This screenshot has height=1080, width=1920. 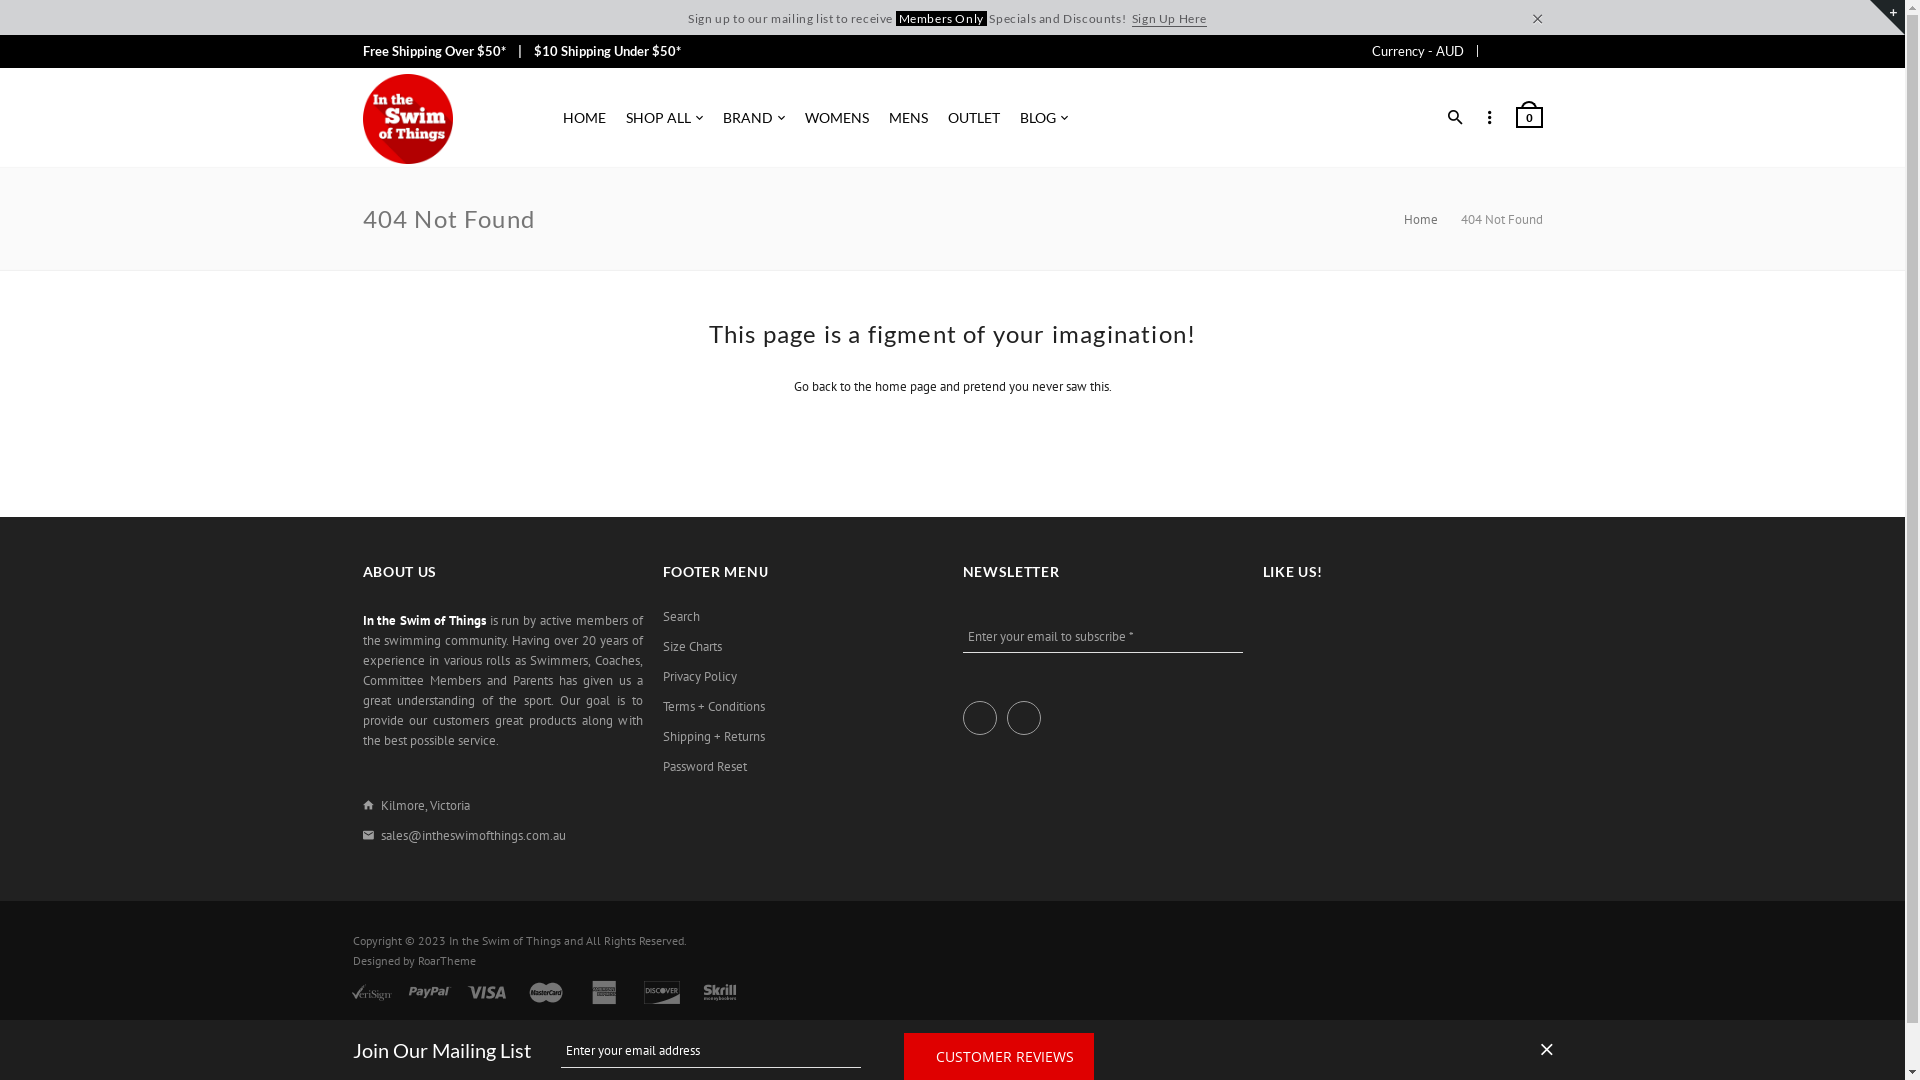 I want to click on 'In the Swim of Things', so click(x=504, y=940).